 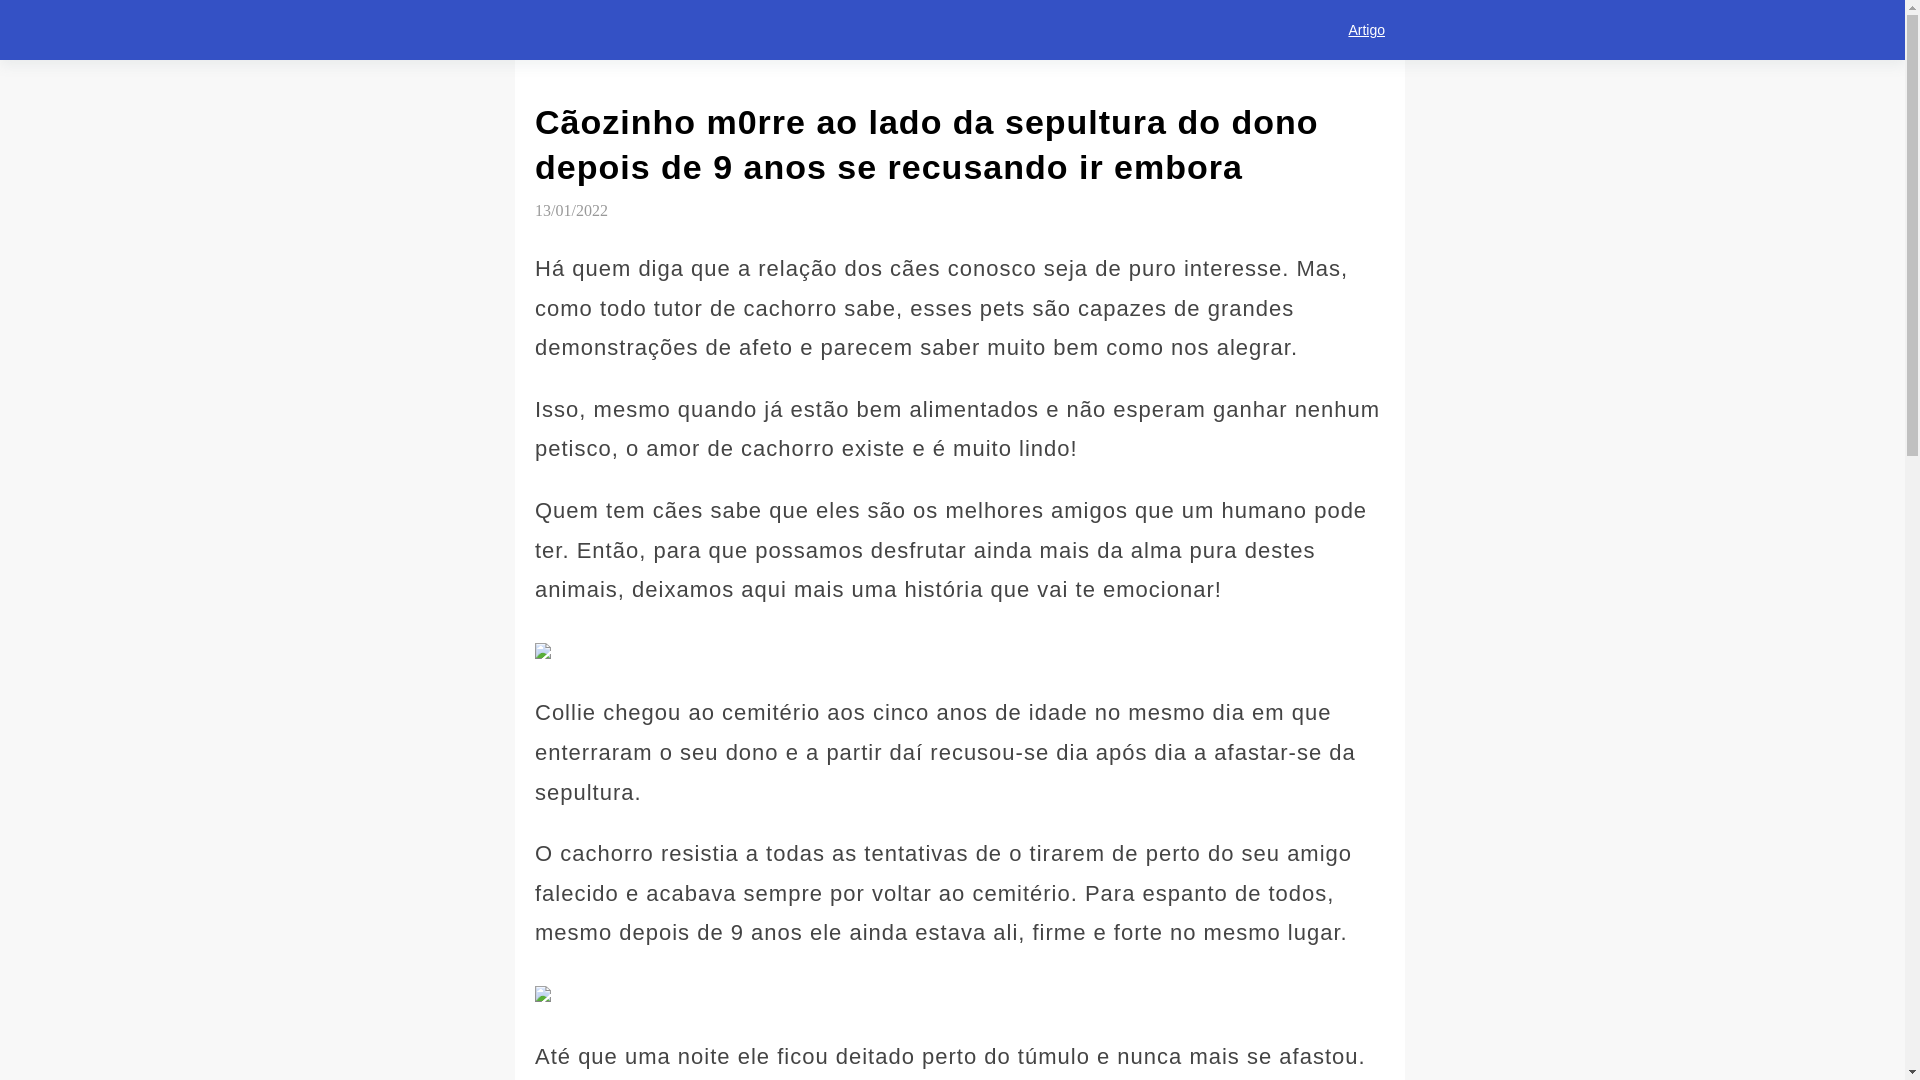 What do you see at coordinates (1328, 30) in the screenshot?
I see `'Artigo'` at bounding box center [1328, 30].